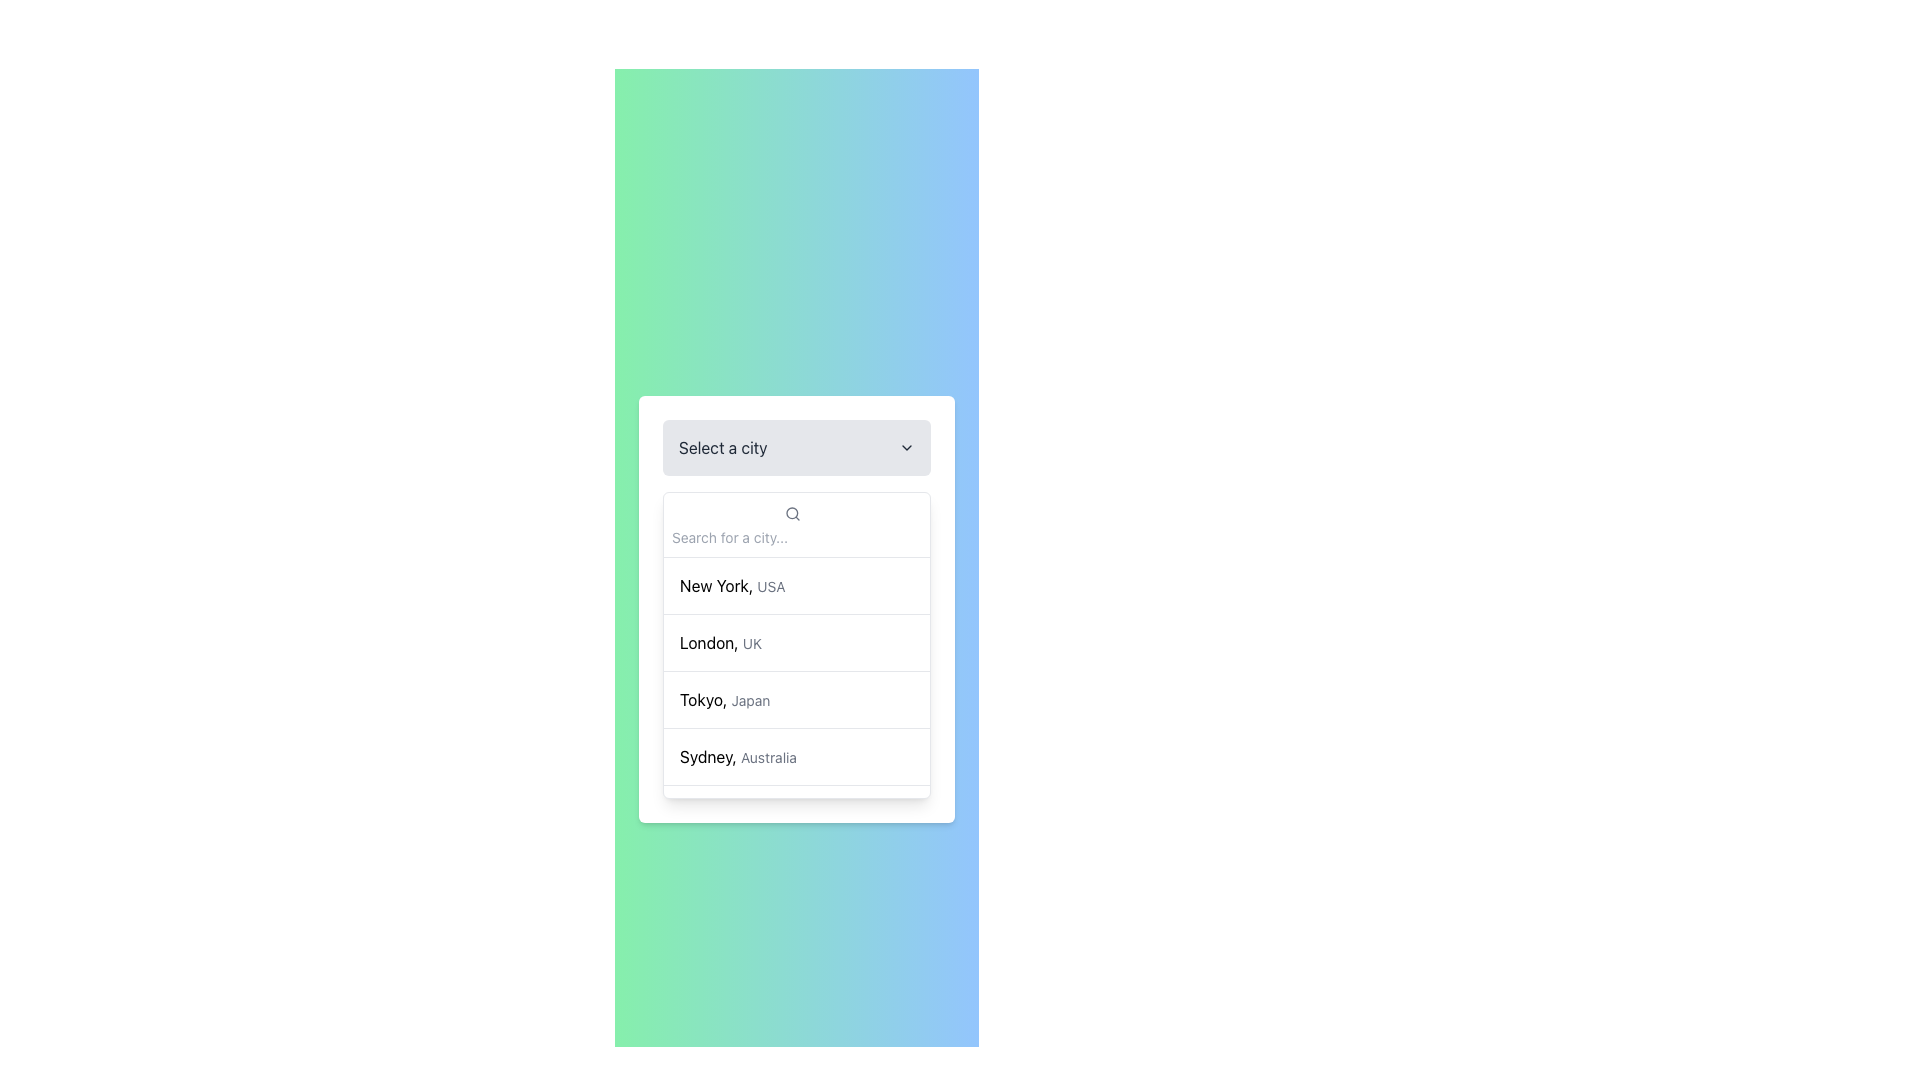 This screenshot has width=1920, height=1080. Describe the element at coordinates (906, 446) in the screenshot. I see `the dropdown toggle icon located to the right of the 'Select a city' text` at that location.